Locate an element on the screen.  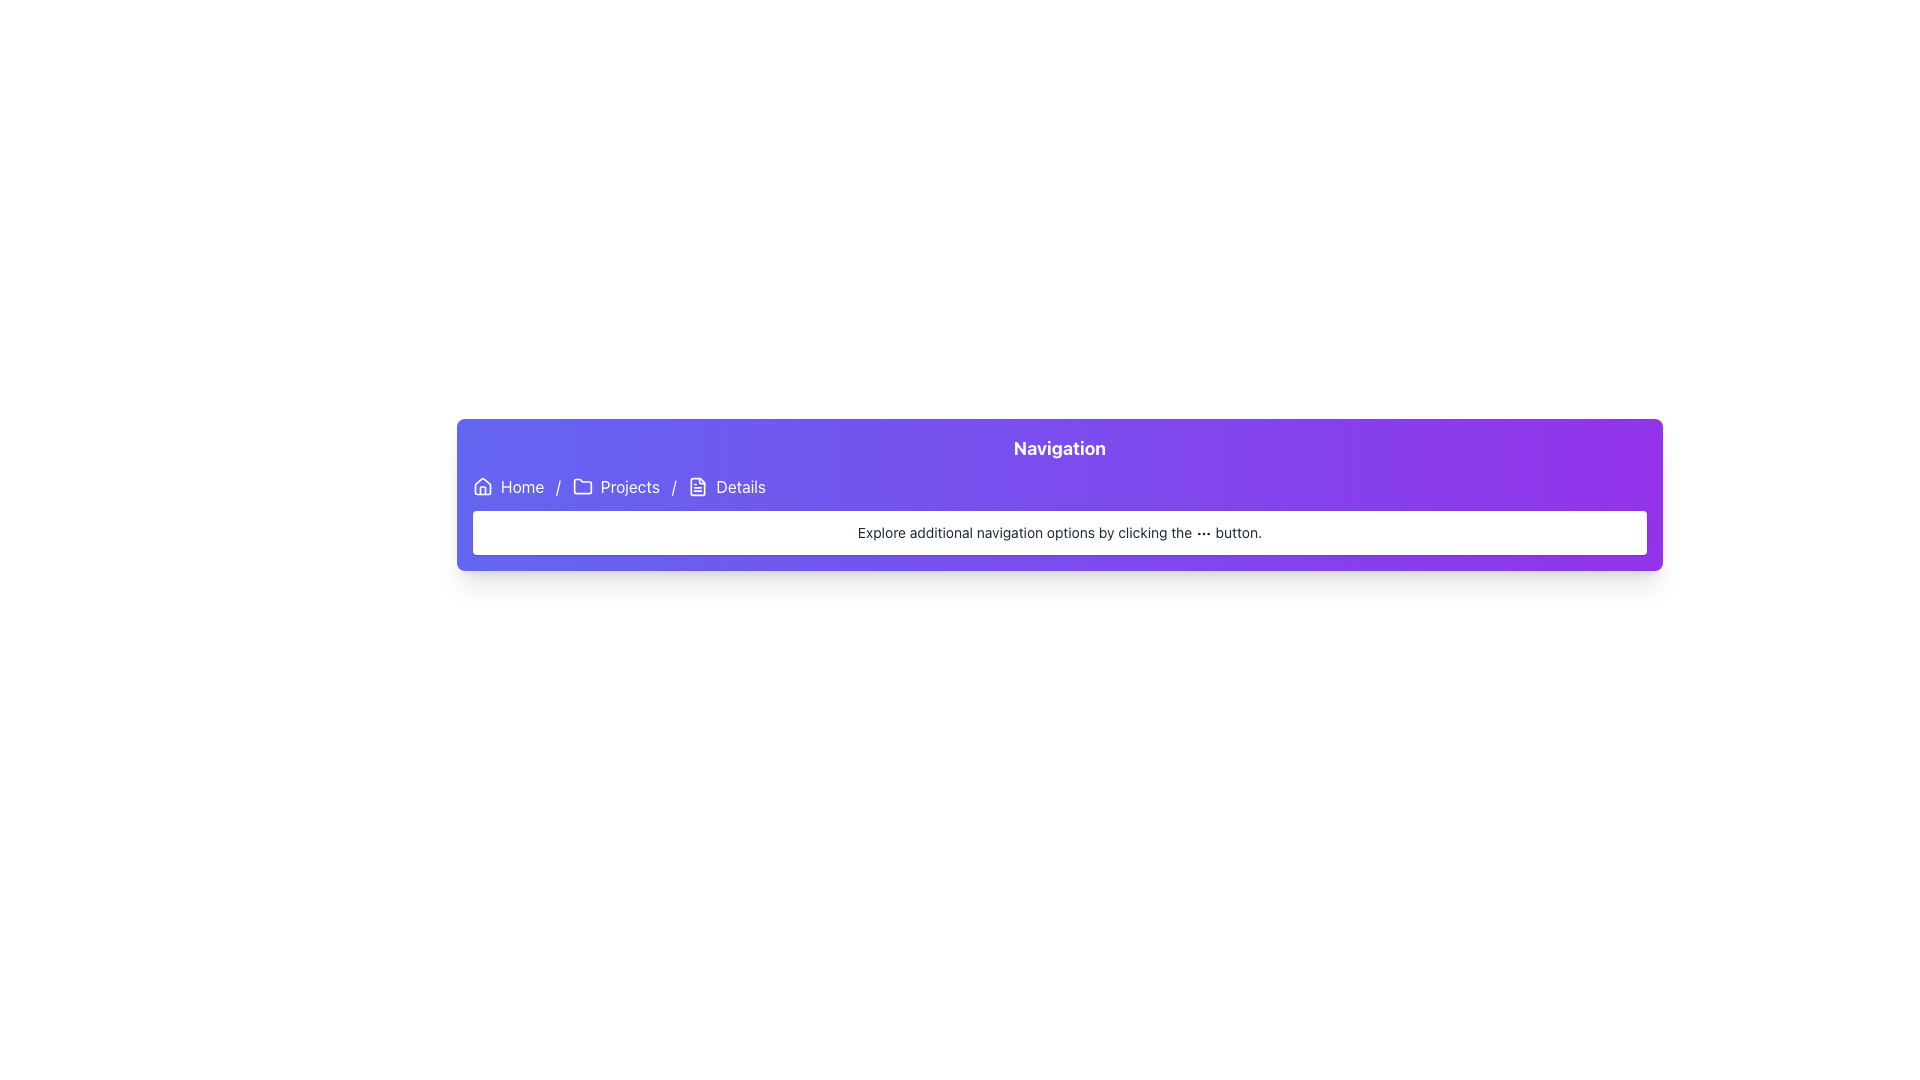
the 'Home' text label, which is styled with a white font on a purple background and is located in the breadcrumb navigation bar to the right of a house icon is located at coordinates (522, 486).